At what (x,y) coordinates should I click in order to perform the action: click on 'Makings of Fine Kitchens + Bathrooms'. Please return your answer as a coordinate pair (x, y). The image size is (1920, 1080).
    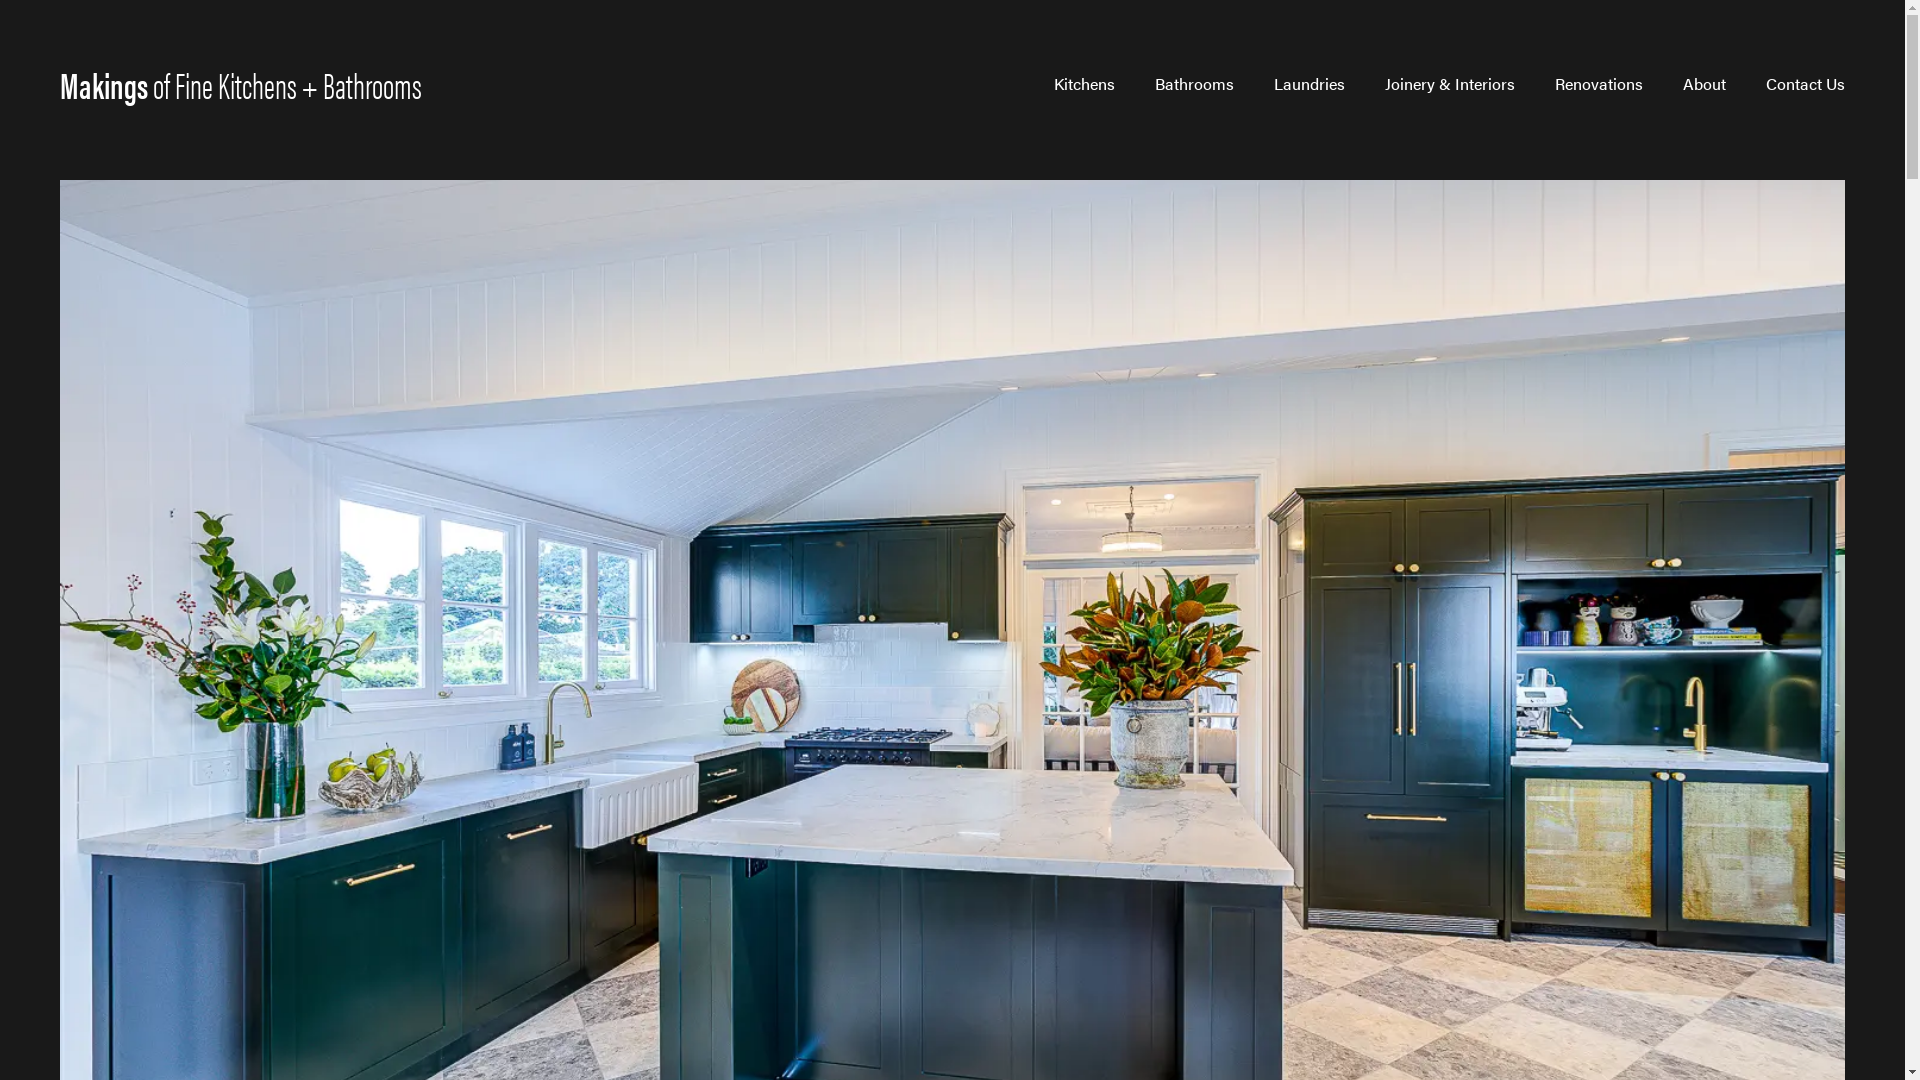
    Looking at the image, I should click on (240, 83).